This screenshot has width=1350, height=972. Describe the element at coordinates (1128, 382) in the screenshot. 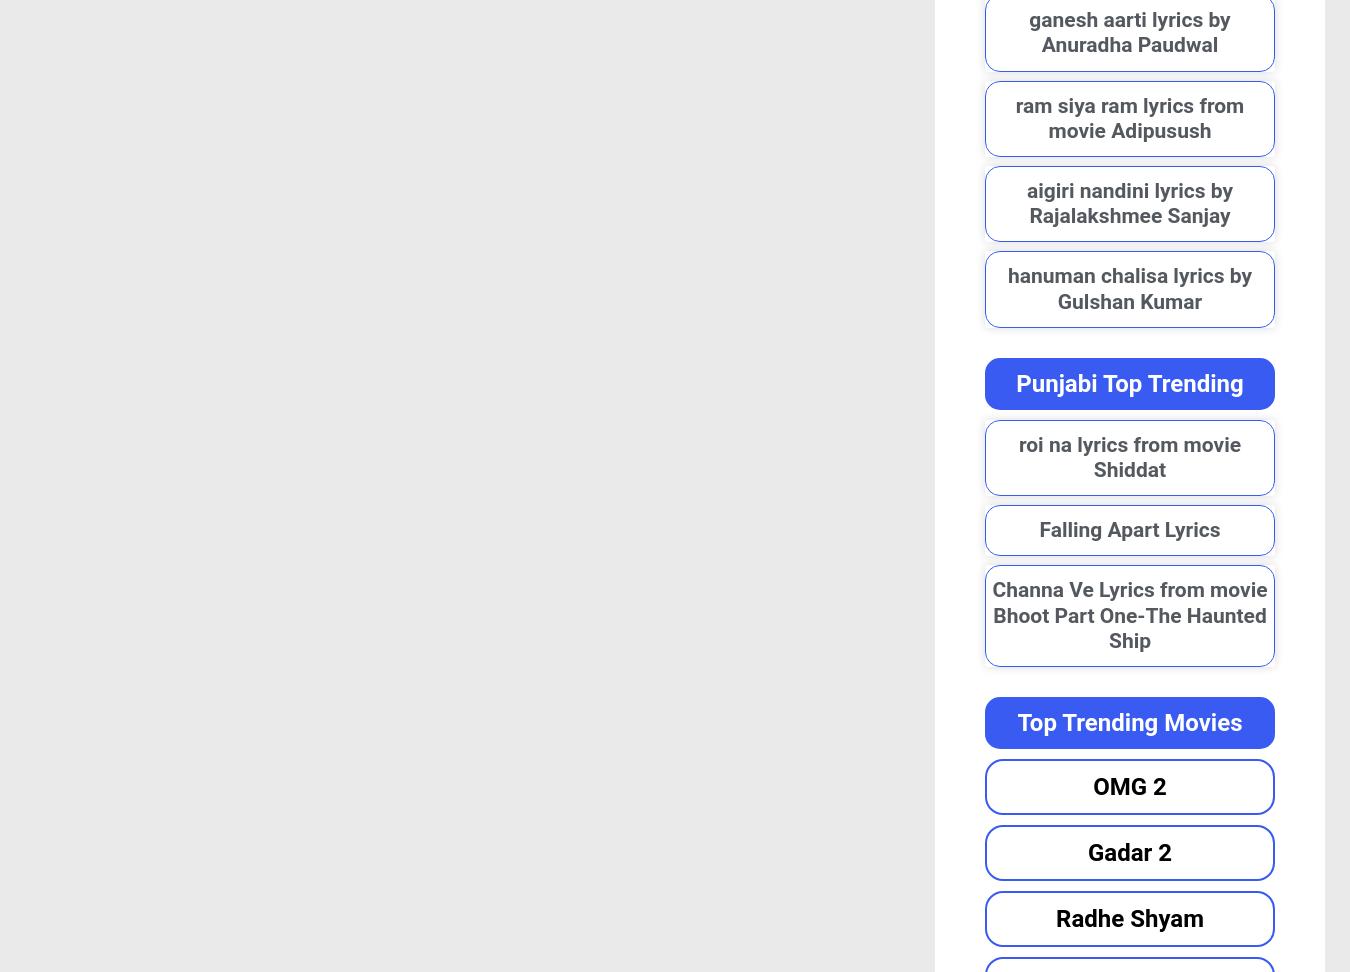

I see `'Punjabi Top Trending'` at that location.